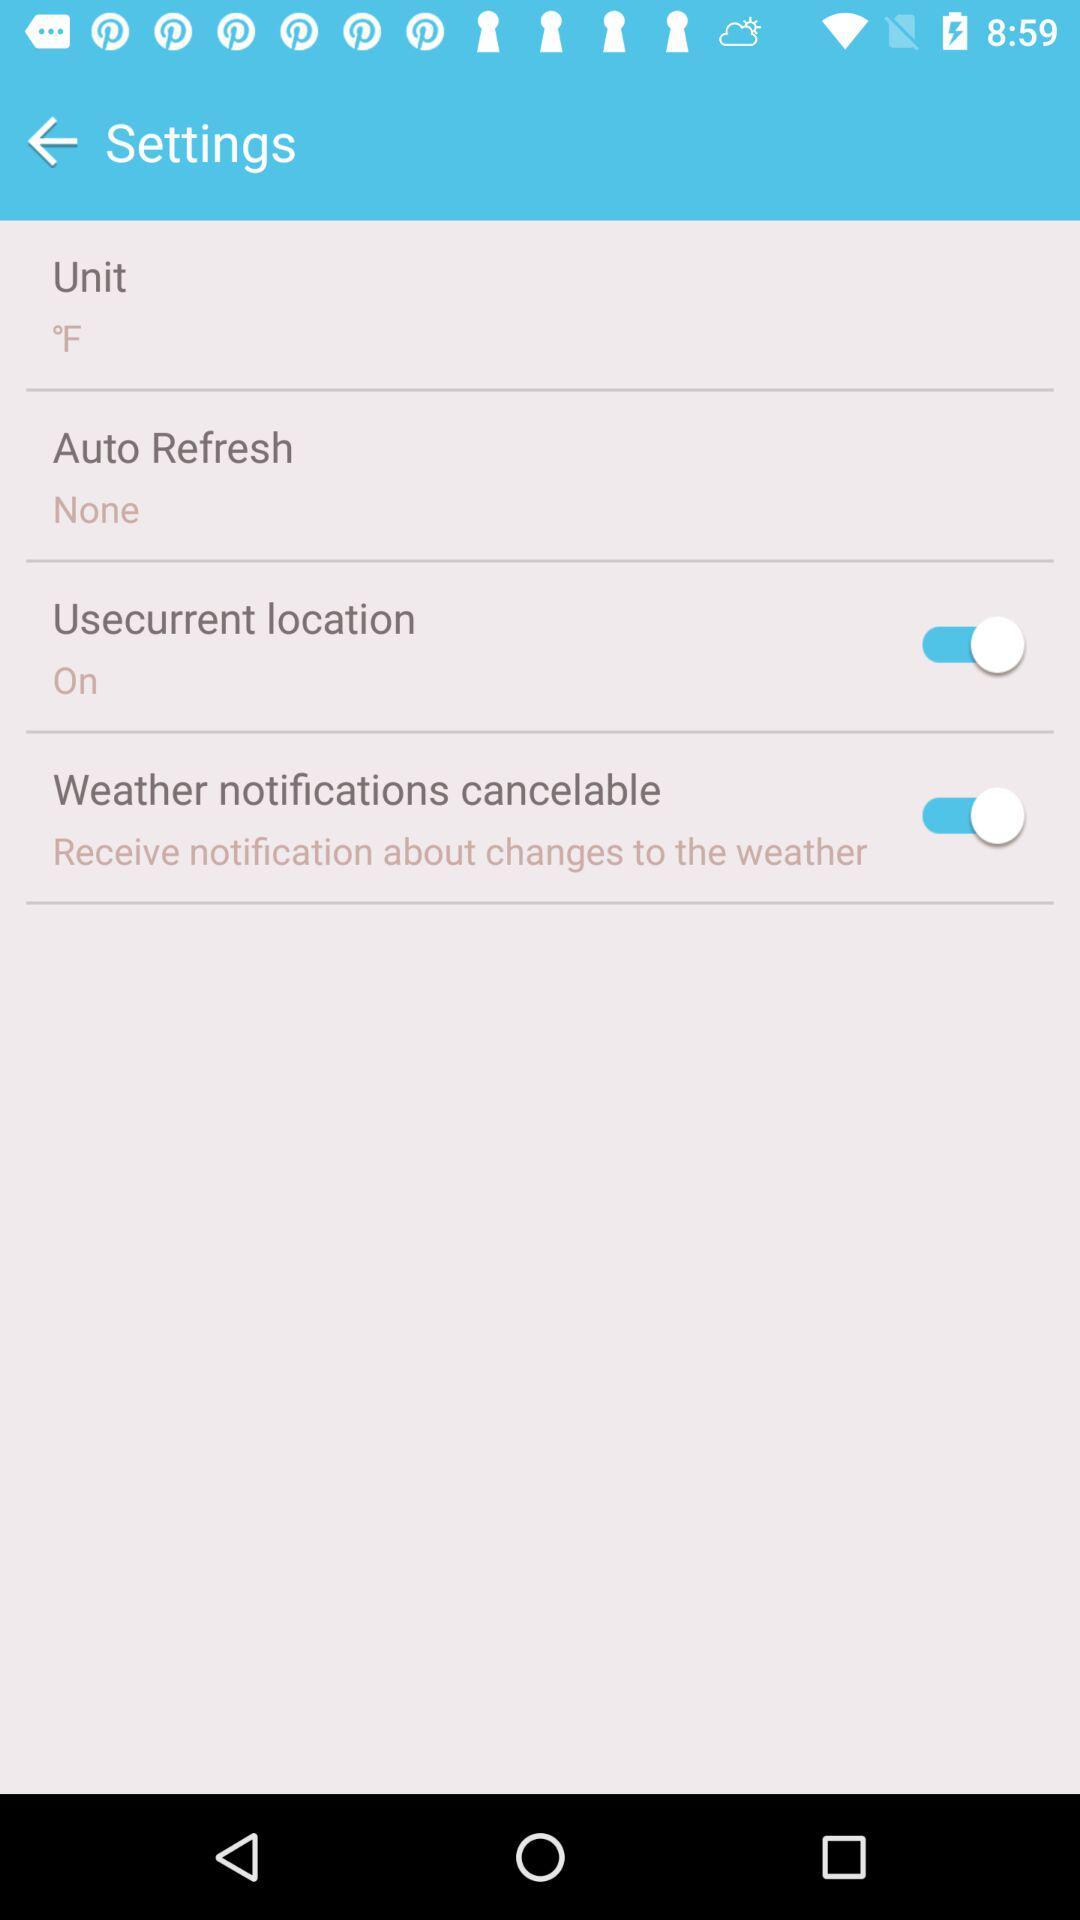 The width and height of the screenshot is (1080, 1920). What do you see at coordinates (974, 819) in the screenshot?
I see `the icon to the right of weather notifications cancelable icon` at bounding box center [974, 819].